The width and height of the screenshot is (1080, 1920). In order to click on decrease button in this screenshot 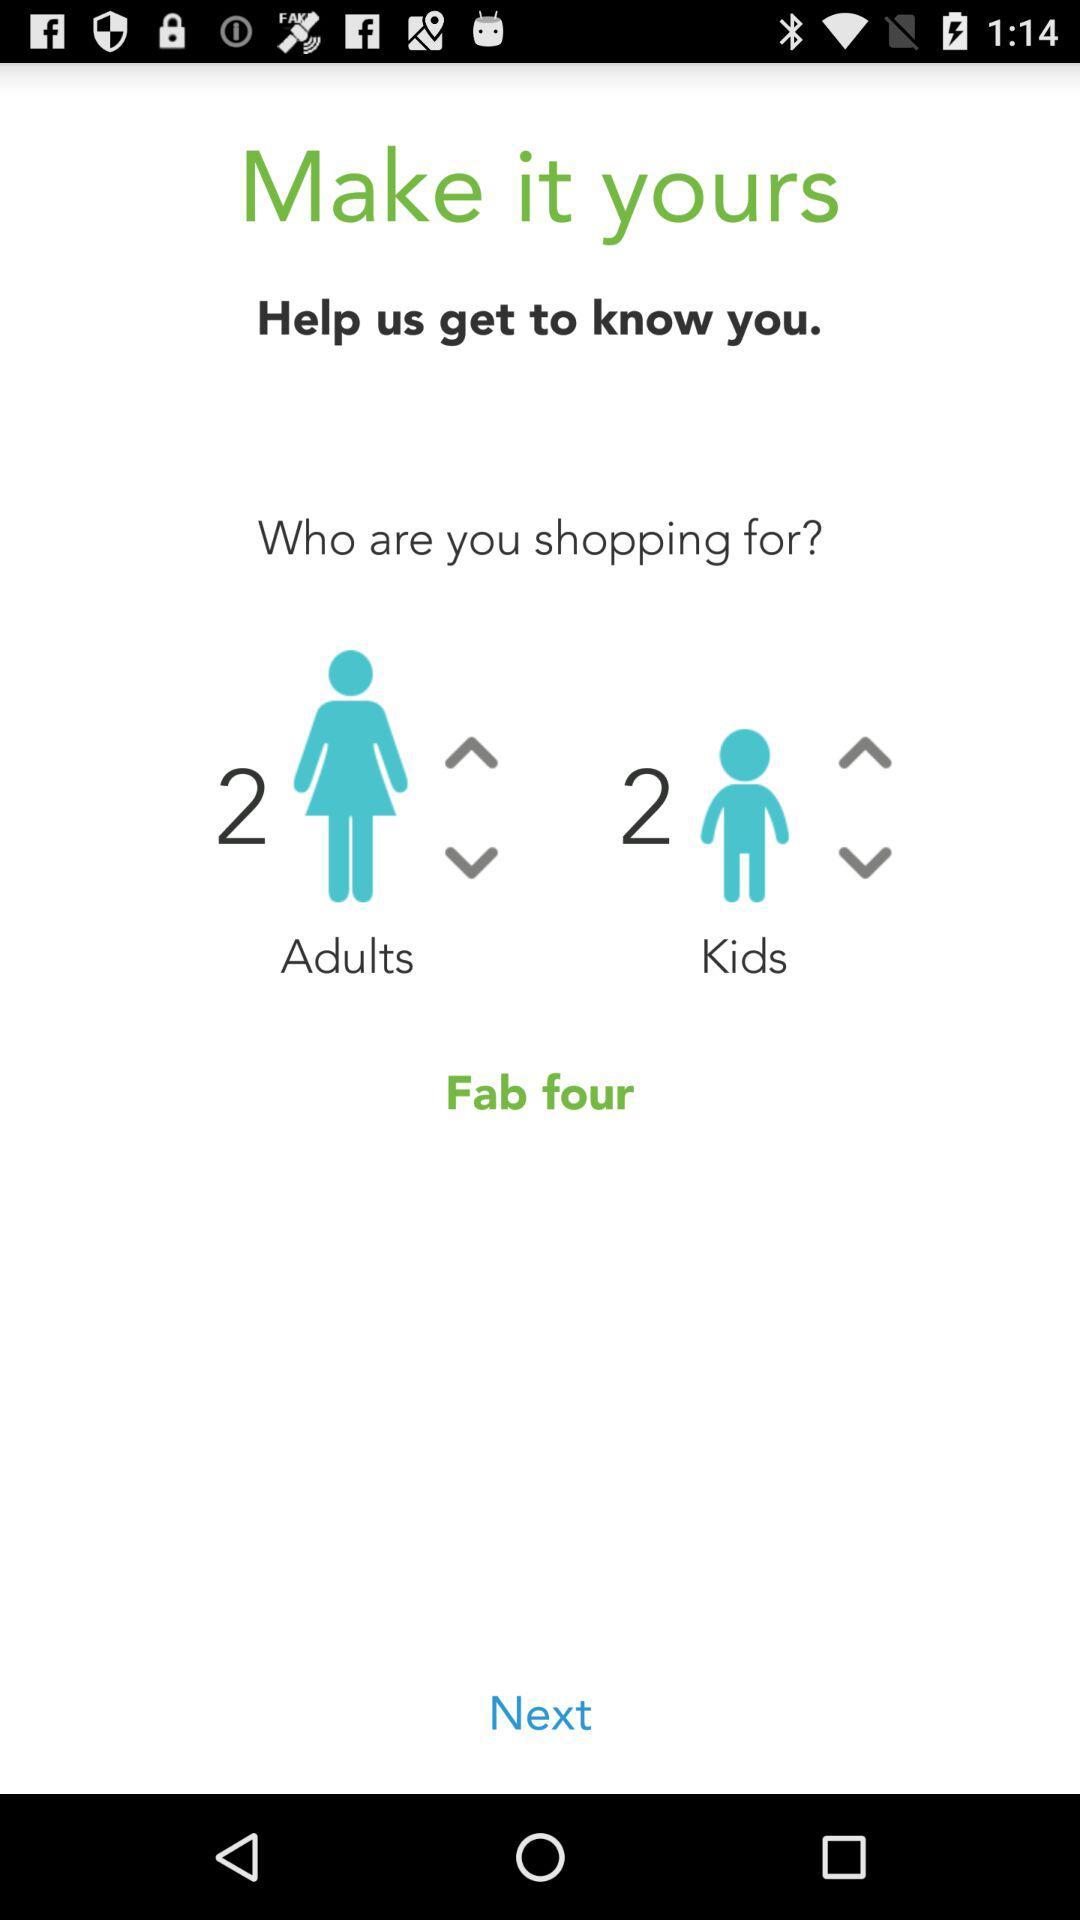, I will do `click(471, 862)`.